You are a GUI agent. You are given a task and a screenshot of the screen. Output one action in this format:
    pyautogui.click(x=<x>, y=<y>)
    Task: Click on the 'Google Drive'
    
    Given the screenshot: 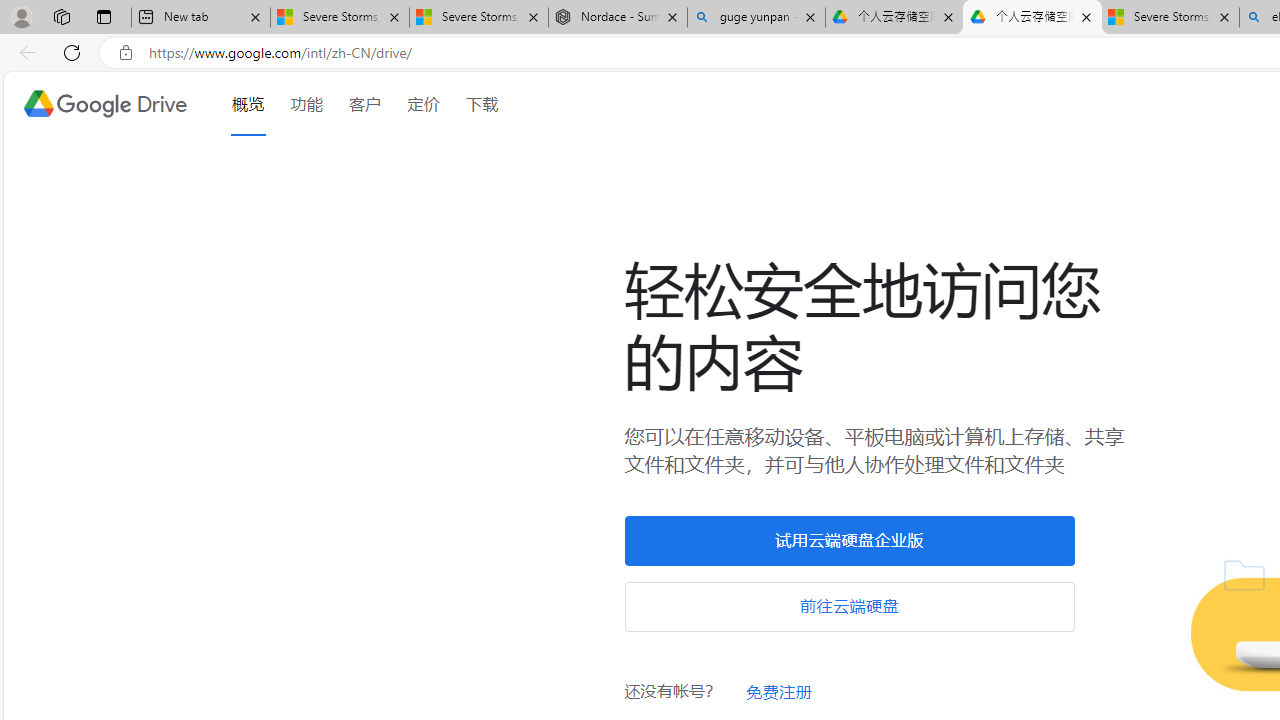 What is the action you would take?
    pyautogui.click(x=103, y=104)
    